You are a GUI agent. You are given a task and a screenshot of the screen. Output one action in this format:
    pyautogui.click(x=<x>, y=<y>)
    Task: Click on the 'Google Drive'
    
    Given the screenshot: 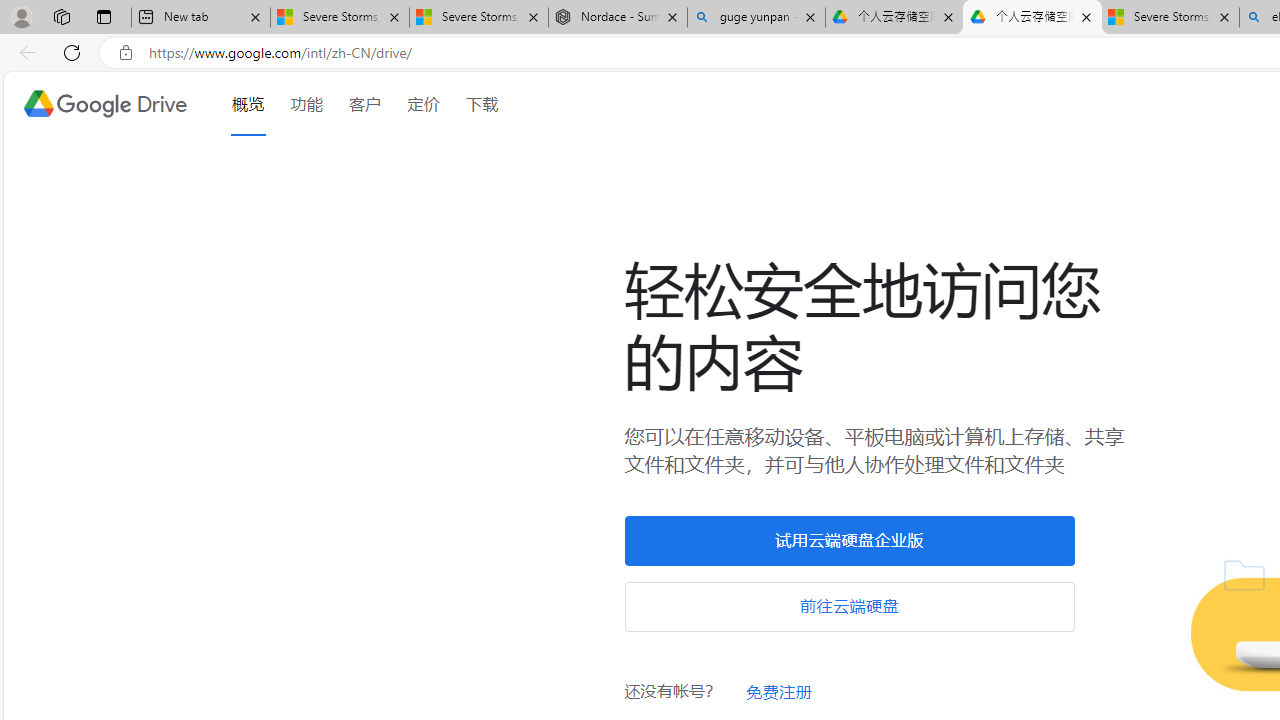 What is the action you would take?
    pyautogui.click(x=103, y=104)
    